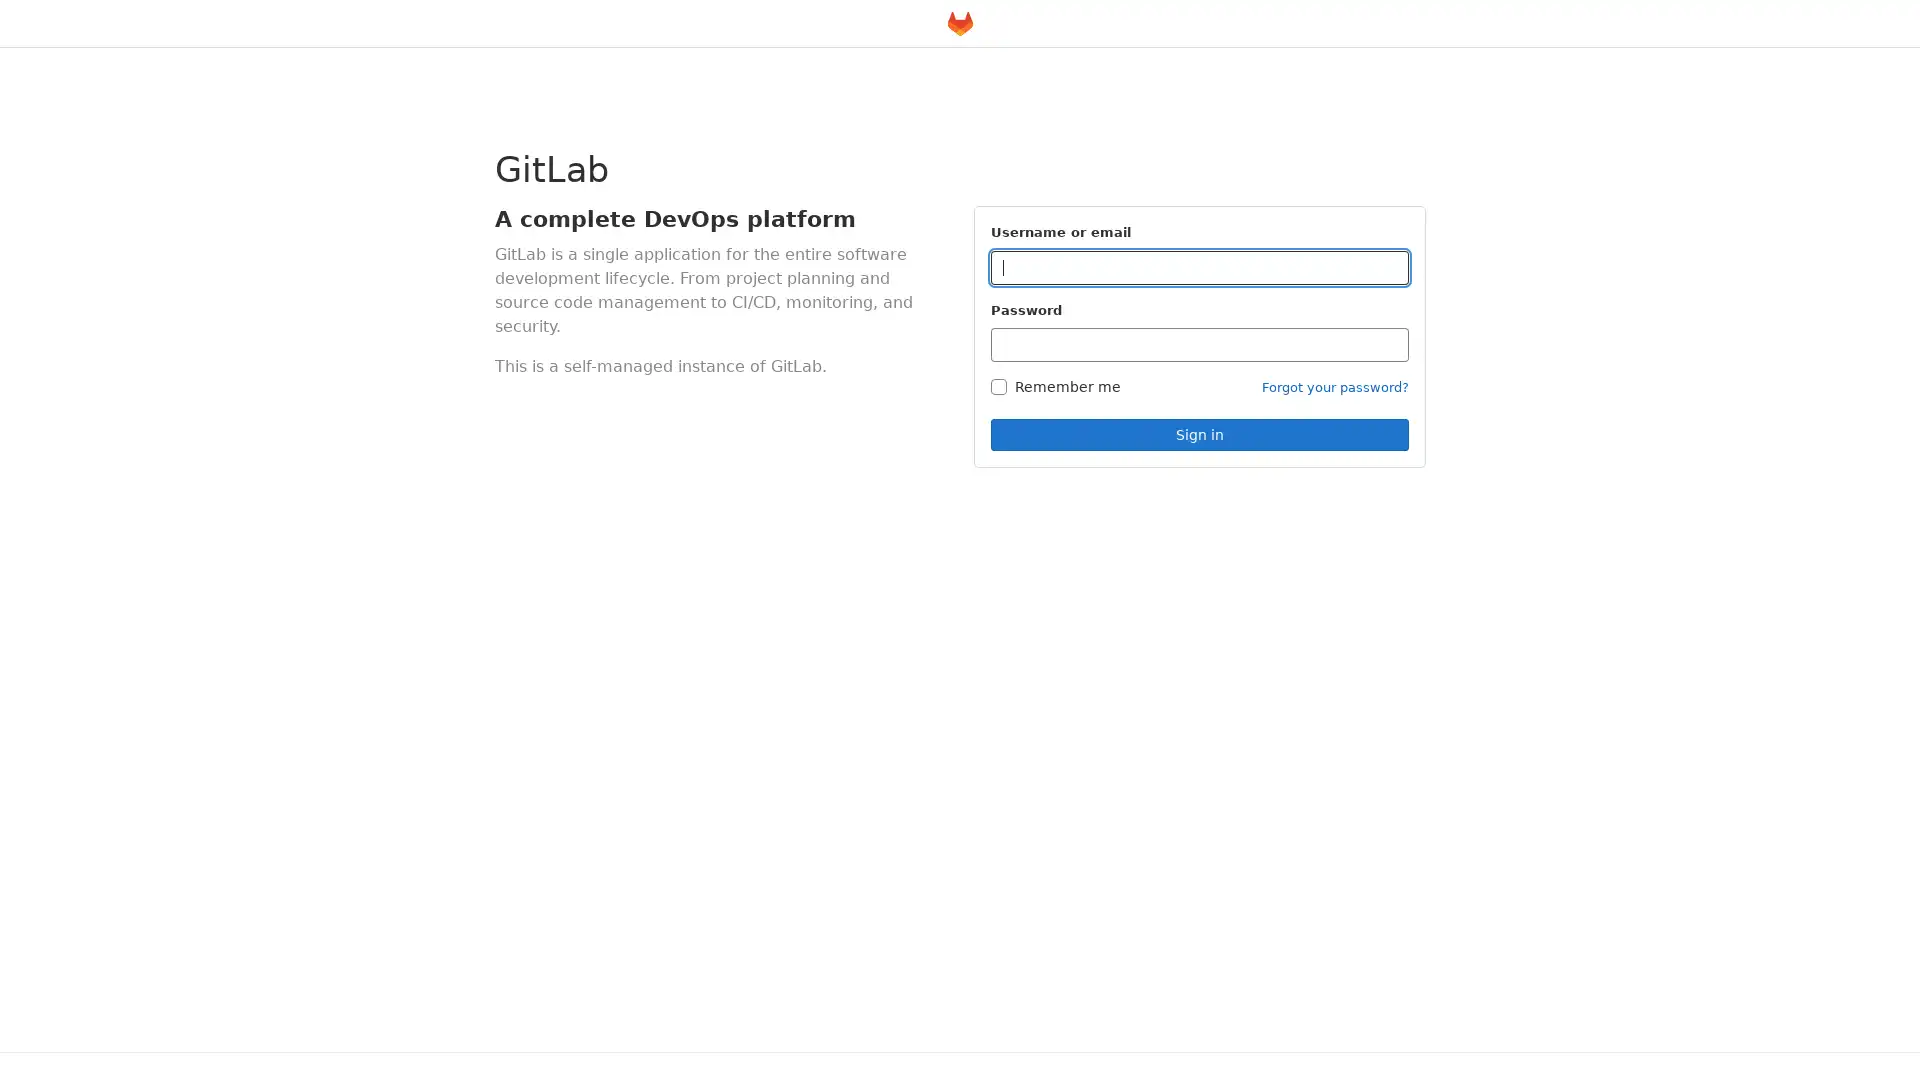 Image resolution: width=1920 pixels, height=1080 pixels. What do you see at coordinates (1200, 434) in the screenshot?
I see `Sign in` at bounding box center [1200, 434].